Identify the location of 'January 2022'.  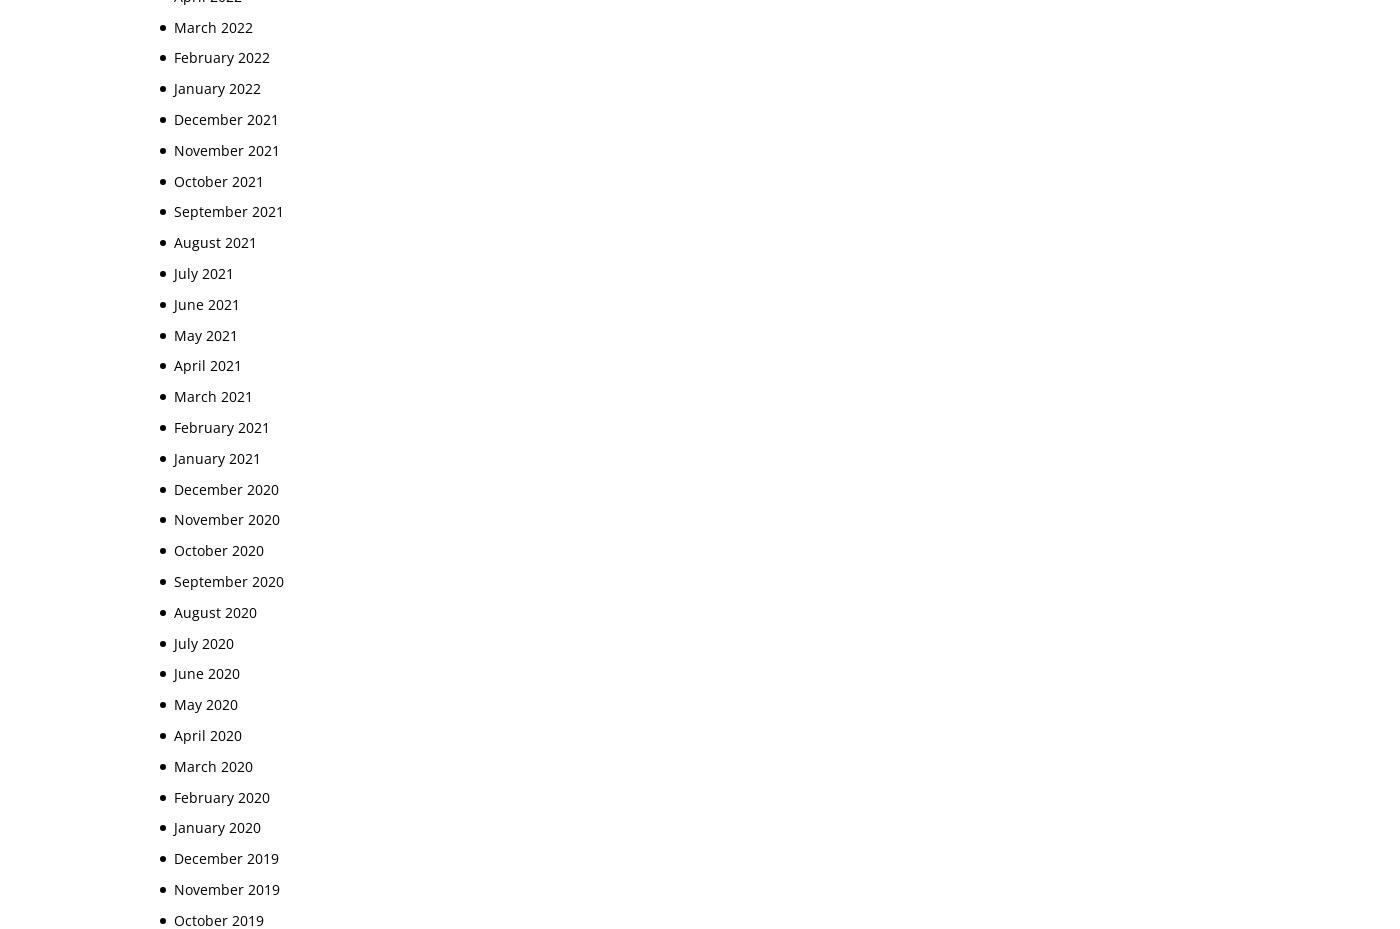
(217, 87).